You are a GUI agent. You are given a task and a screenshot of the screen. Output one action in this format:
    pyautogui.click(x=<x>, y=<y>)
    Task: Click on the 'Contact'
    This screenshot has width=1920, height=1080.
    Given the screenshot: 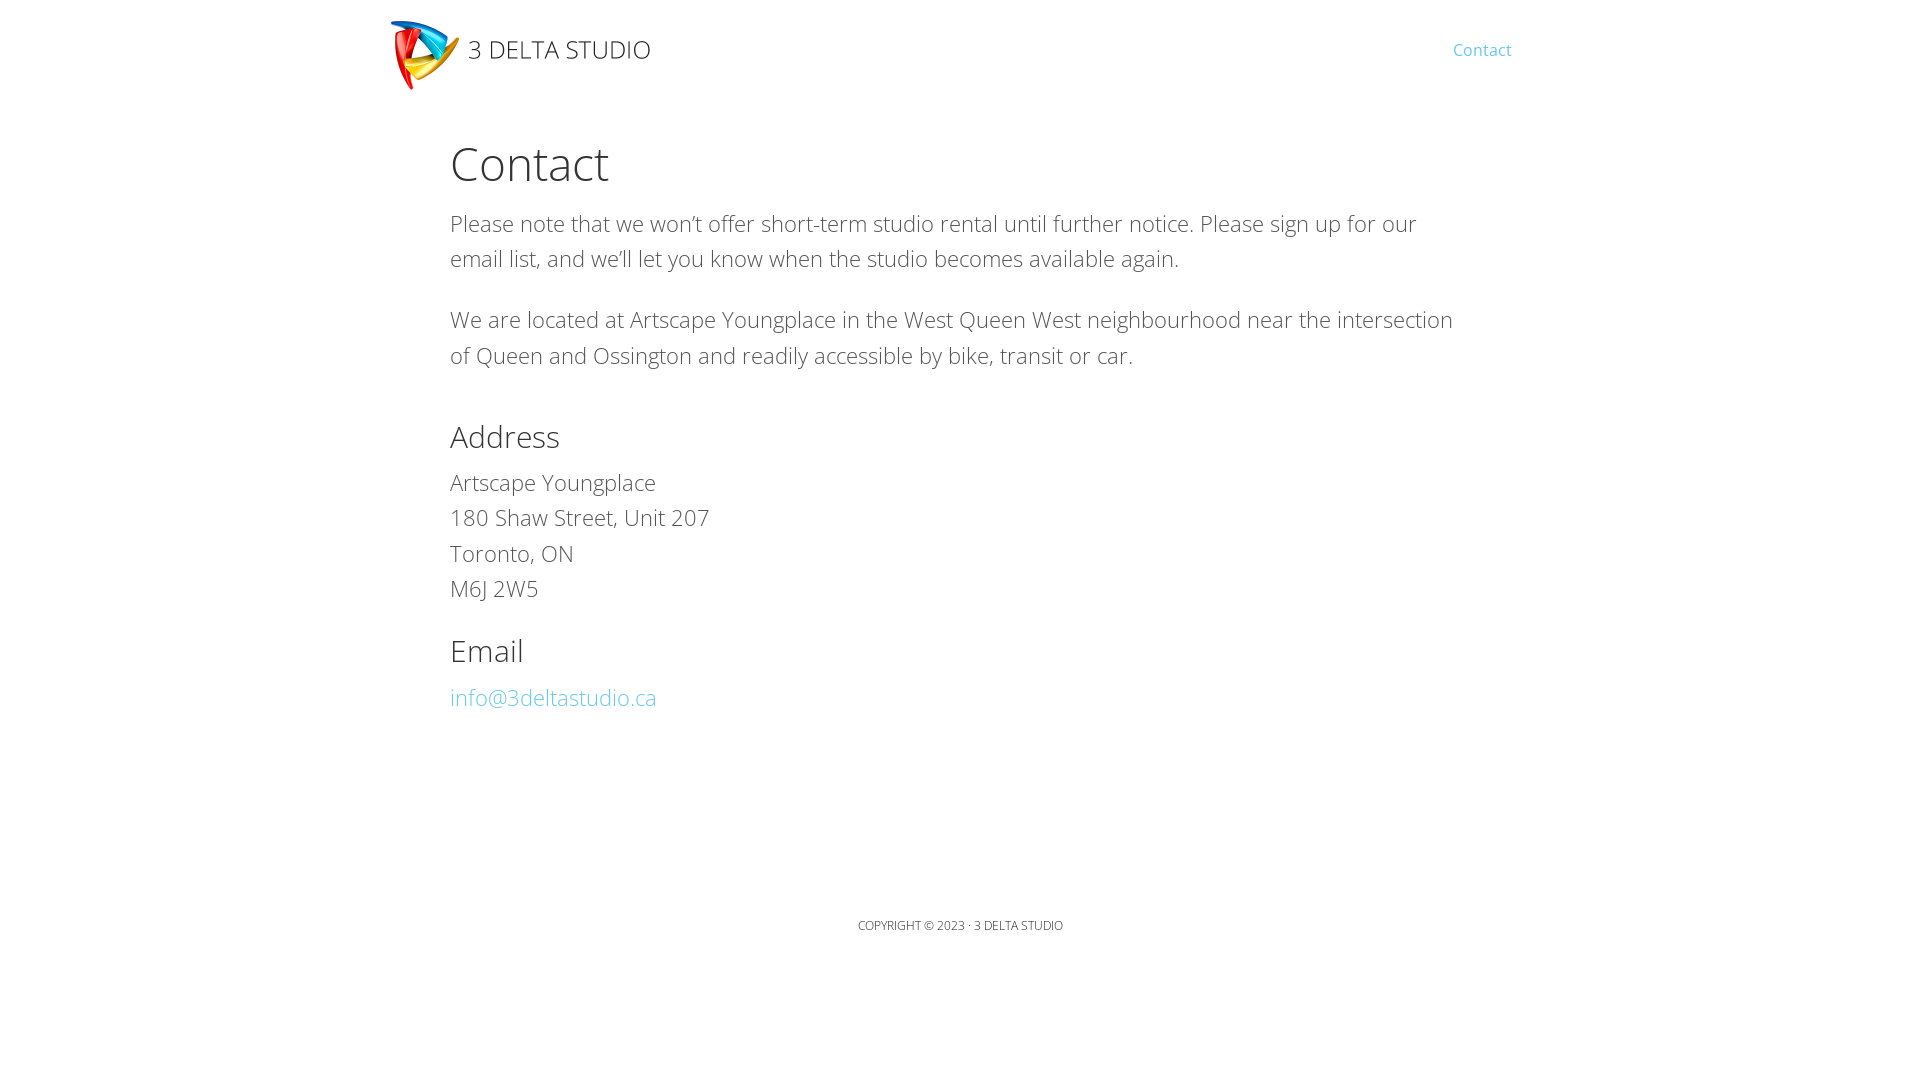 What is the action you would take?
    pyautogui.click(x=1482, y=38)
    